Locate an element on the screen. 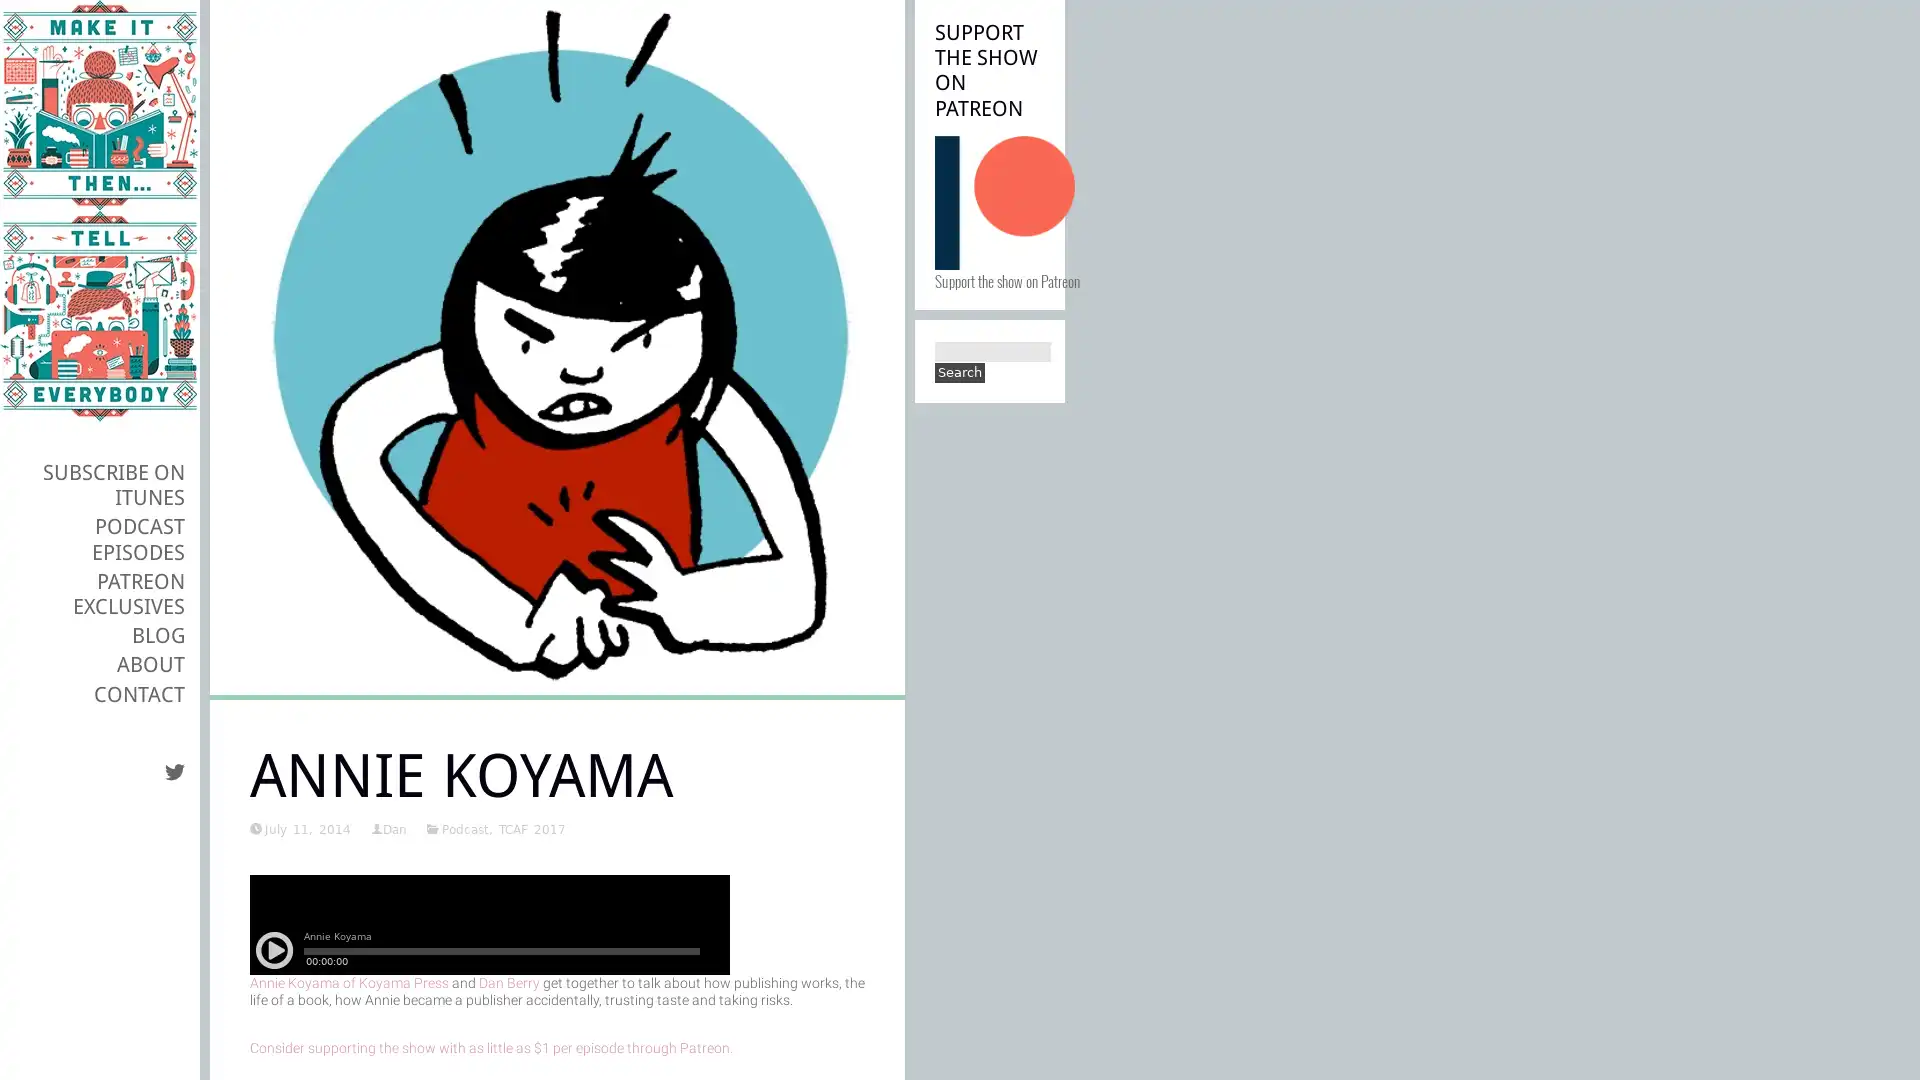 This screenshot has height=1080, width=1920. Search is located at coordinates (960, 373).